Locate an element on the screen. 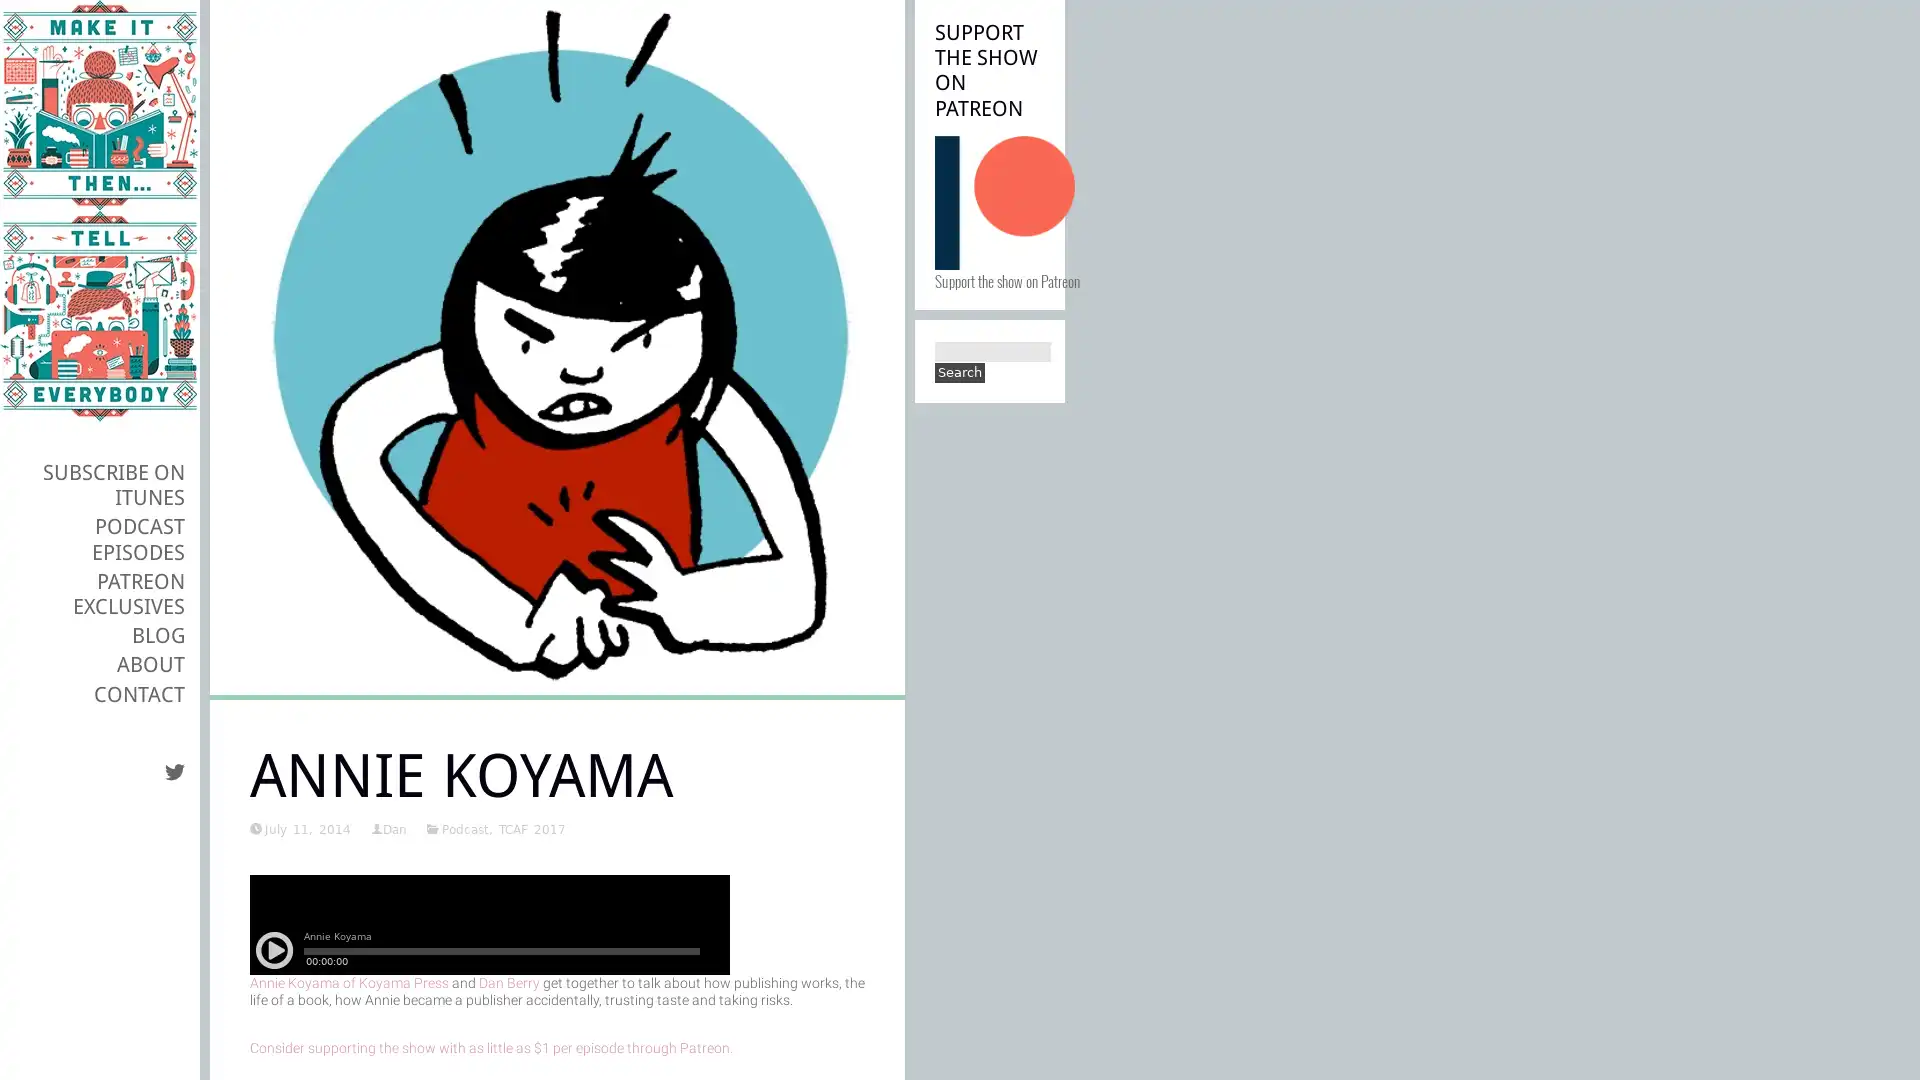 This screenshot has height=1080, width=1920. Search is located at coordinates (960, 373).